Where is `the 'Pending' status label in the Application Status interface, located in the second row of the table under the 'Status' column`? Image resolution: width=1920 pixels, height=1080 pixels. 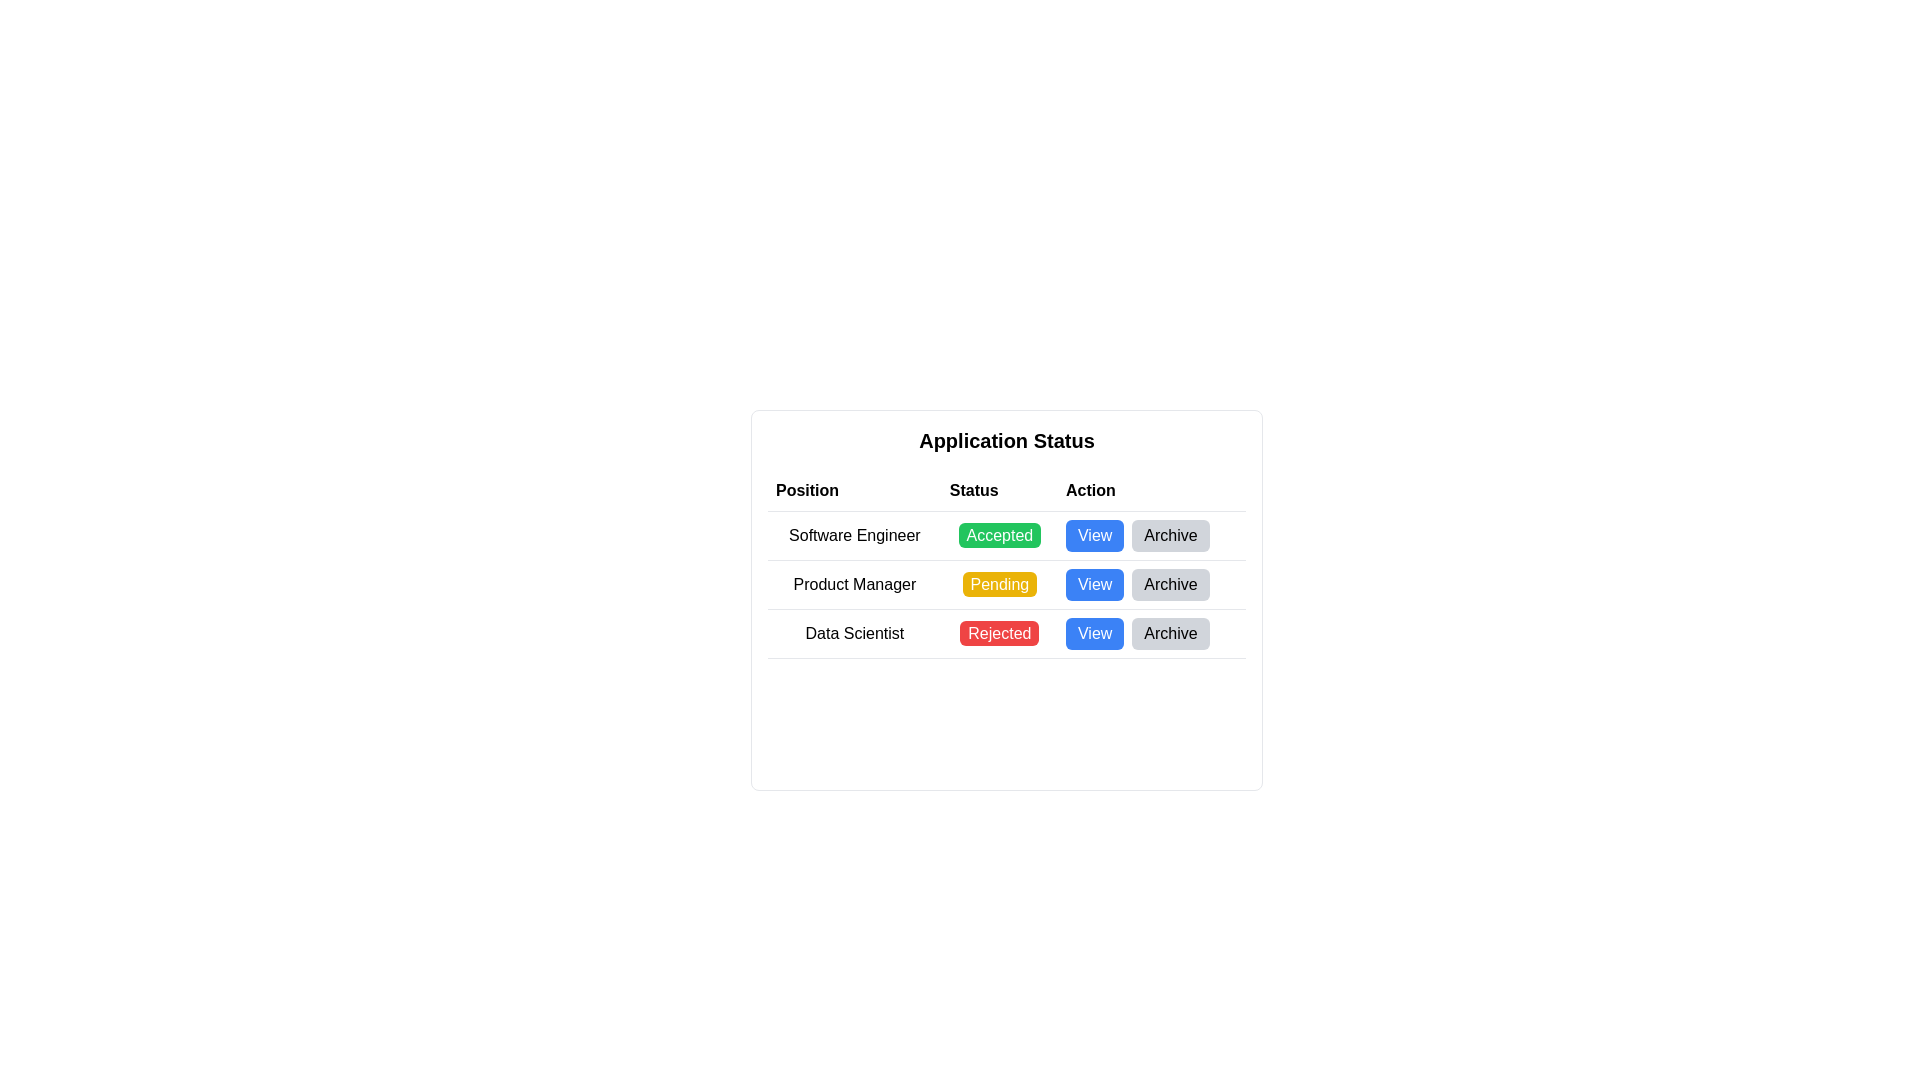 the 'Pending' status label in the Application Status interface, located in the second row of the table under the 'Status' column is located at coordinates (999, 585).